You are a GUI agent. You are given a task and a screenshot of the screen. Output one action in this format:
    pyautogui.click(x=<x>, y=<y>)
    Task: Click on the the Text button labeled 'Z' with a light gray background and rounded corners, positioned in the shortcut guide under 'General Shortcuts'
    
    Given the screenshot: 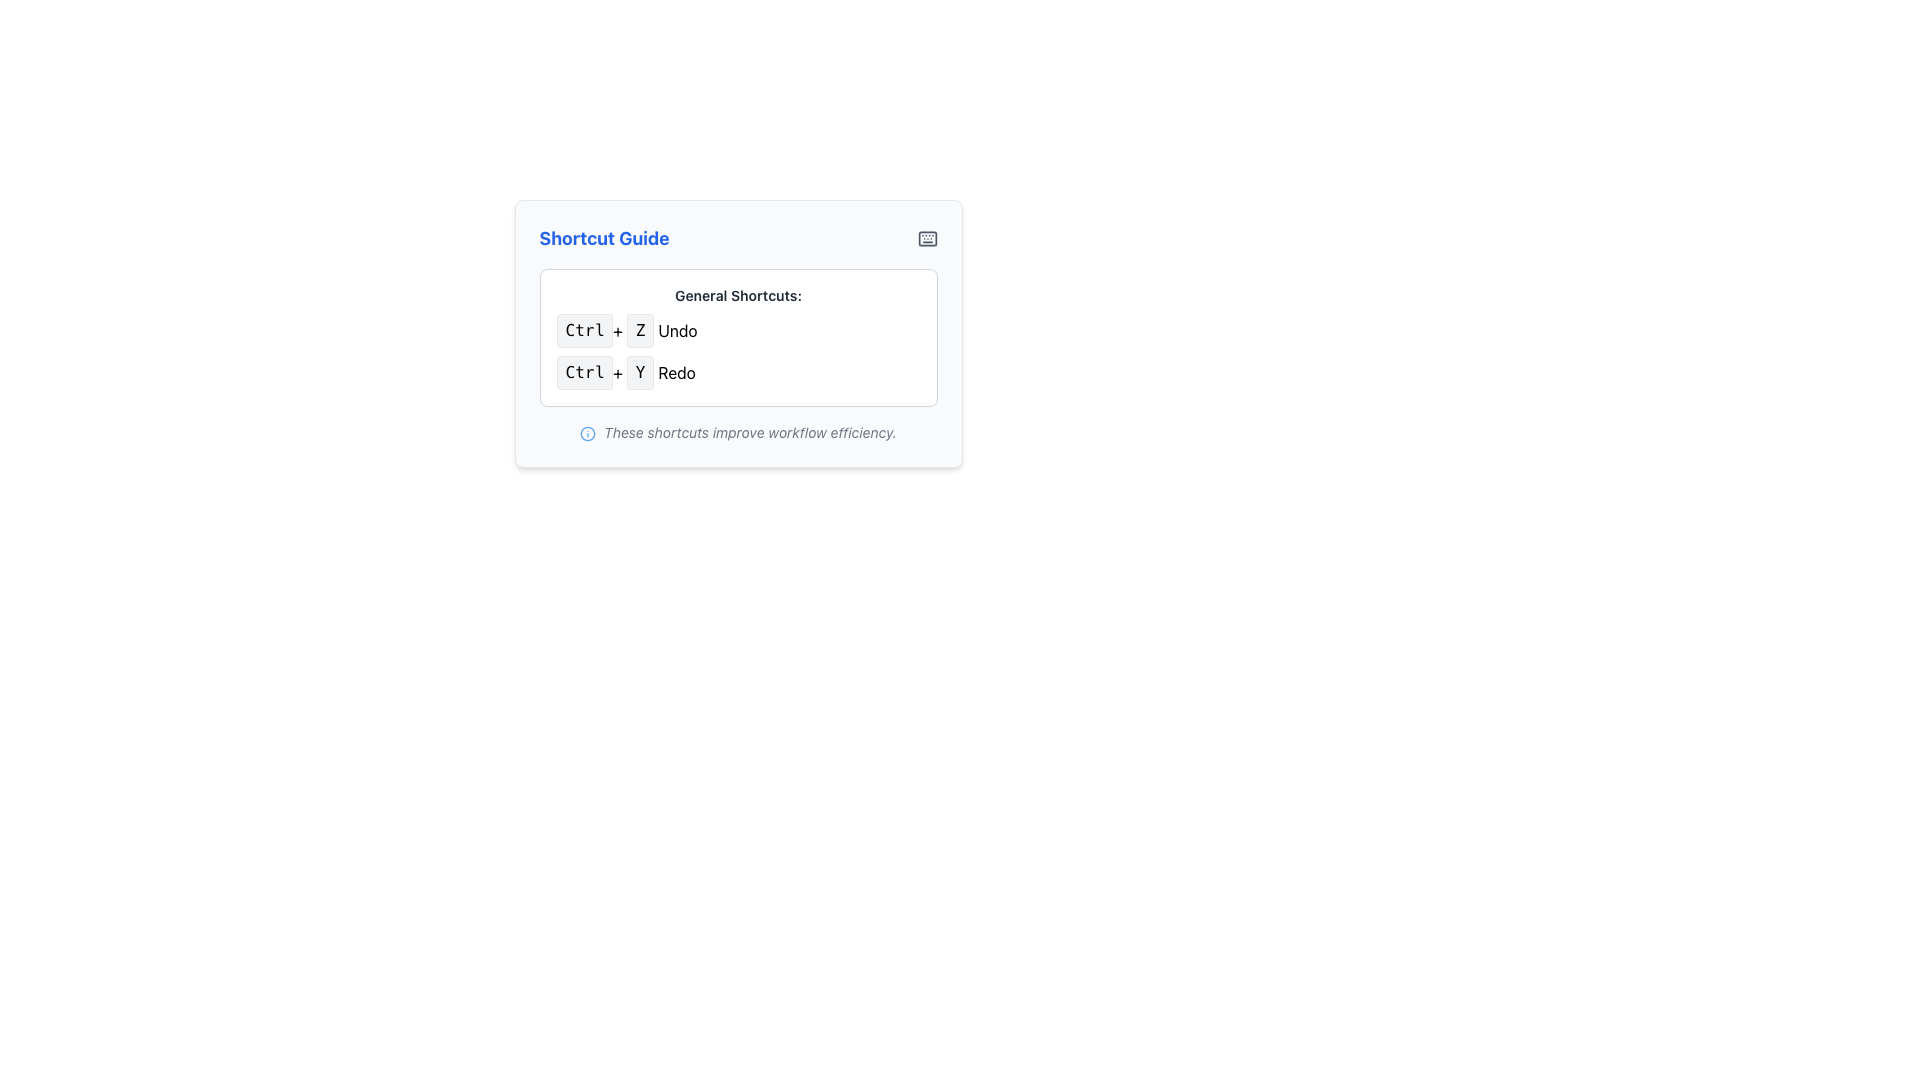 What is the action you would take?
    pyautogui.click(x=640, y=330)
    